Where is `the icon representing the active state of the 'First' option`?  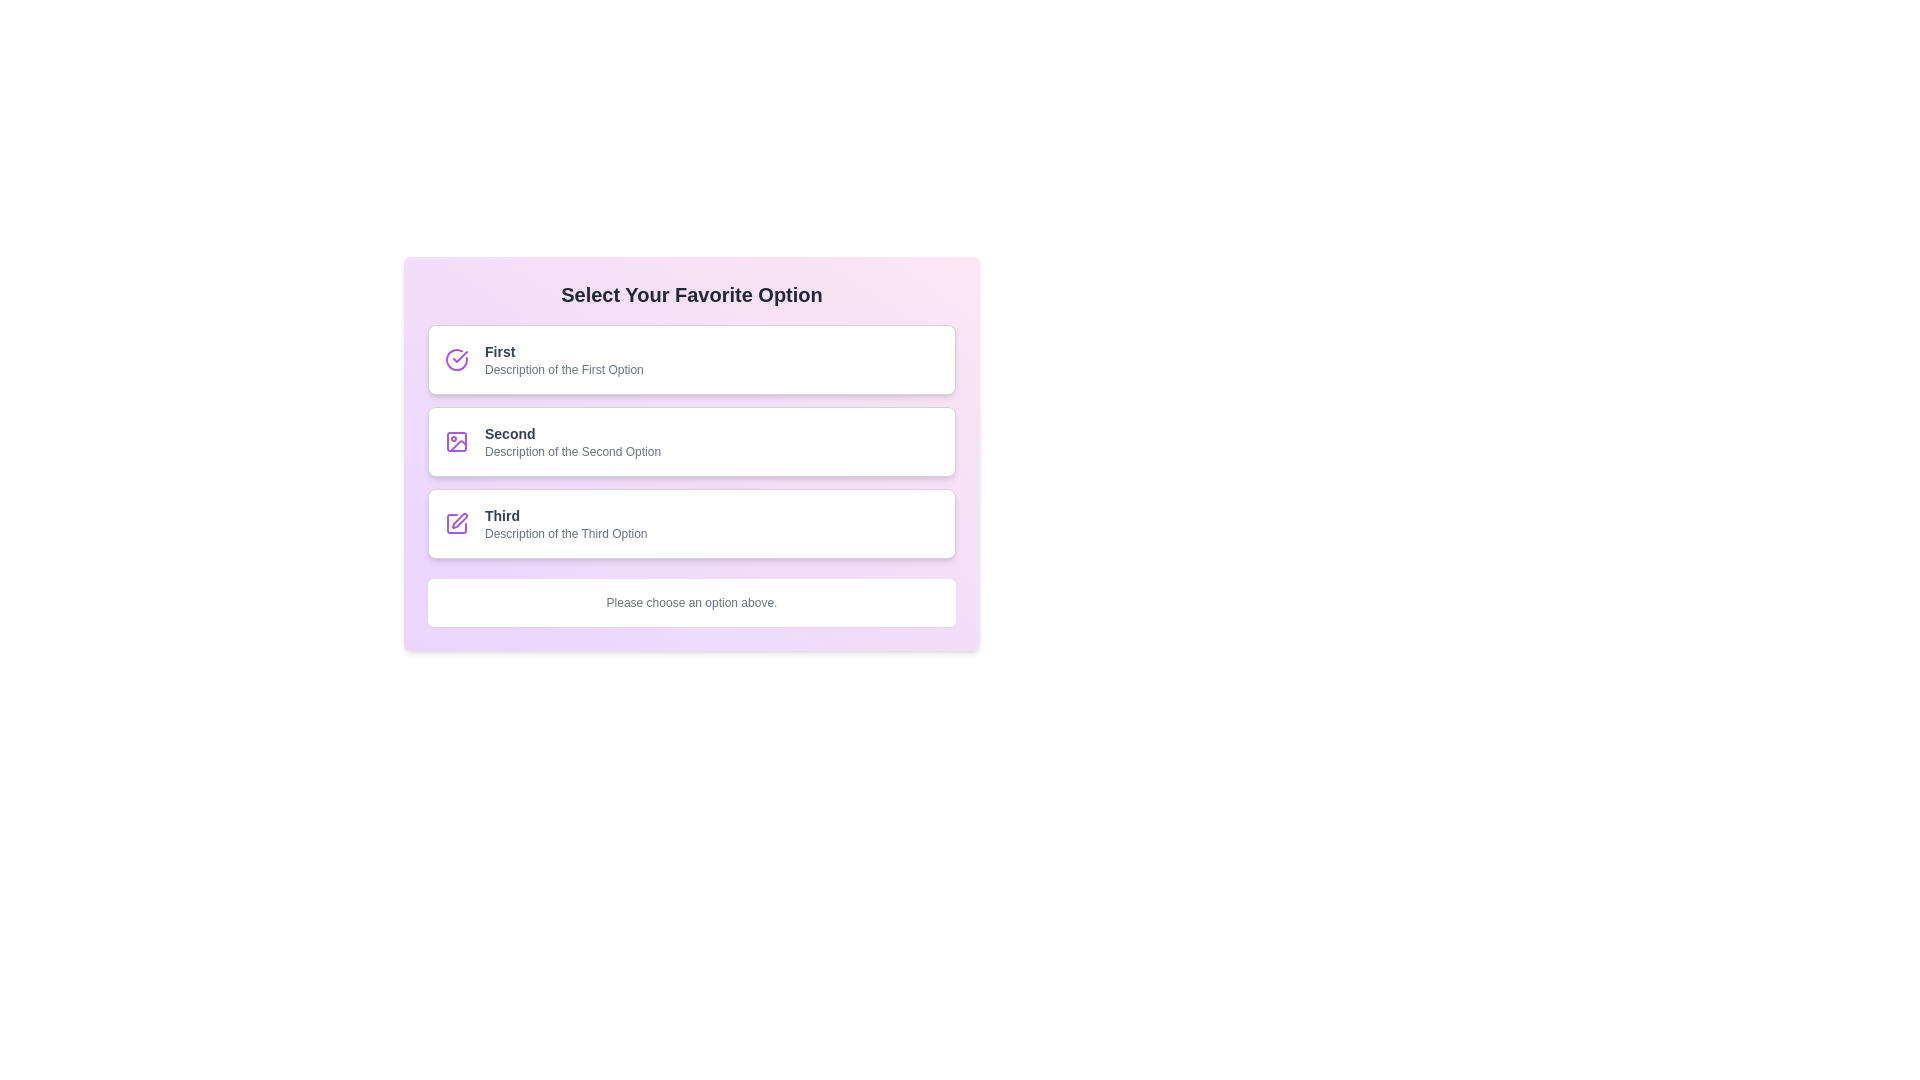
the icon representing the active state of the 'First' option is located at coordinates (455, 358).